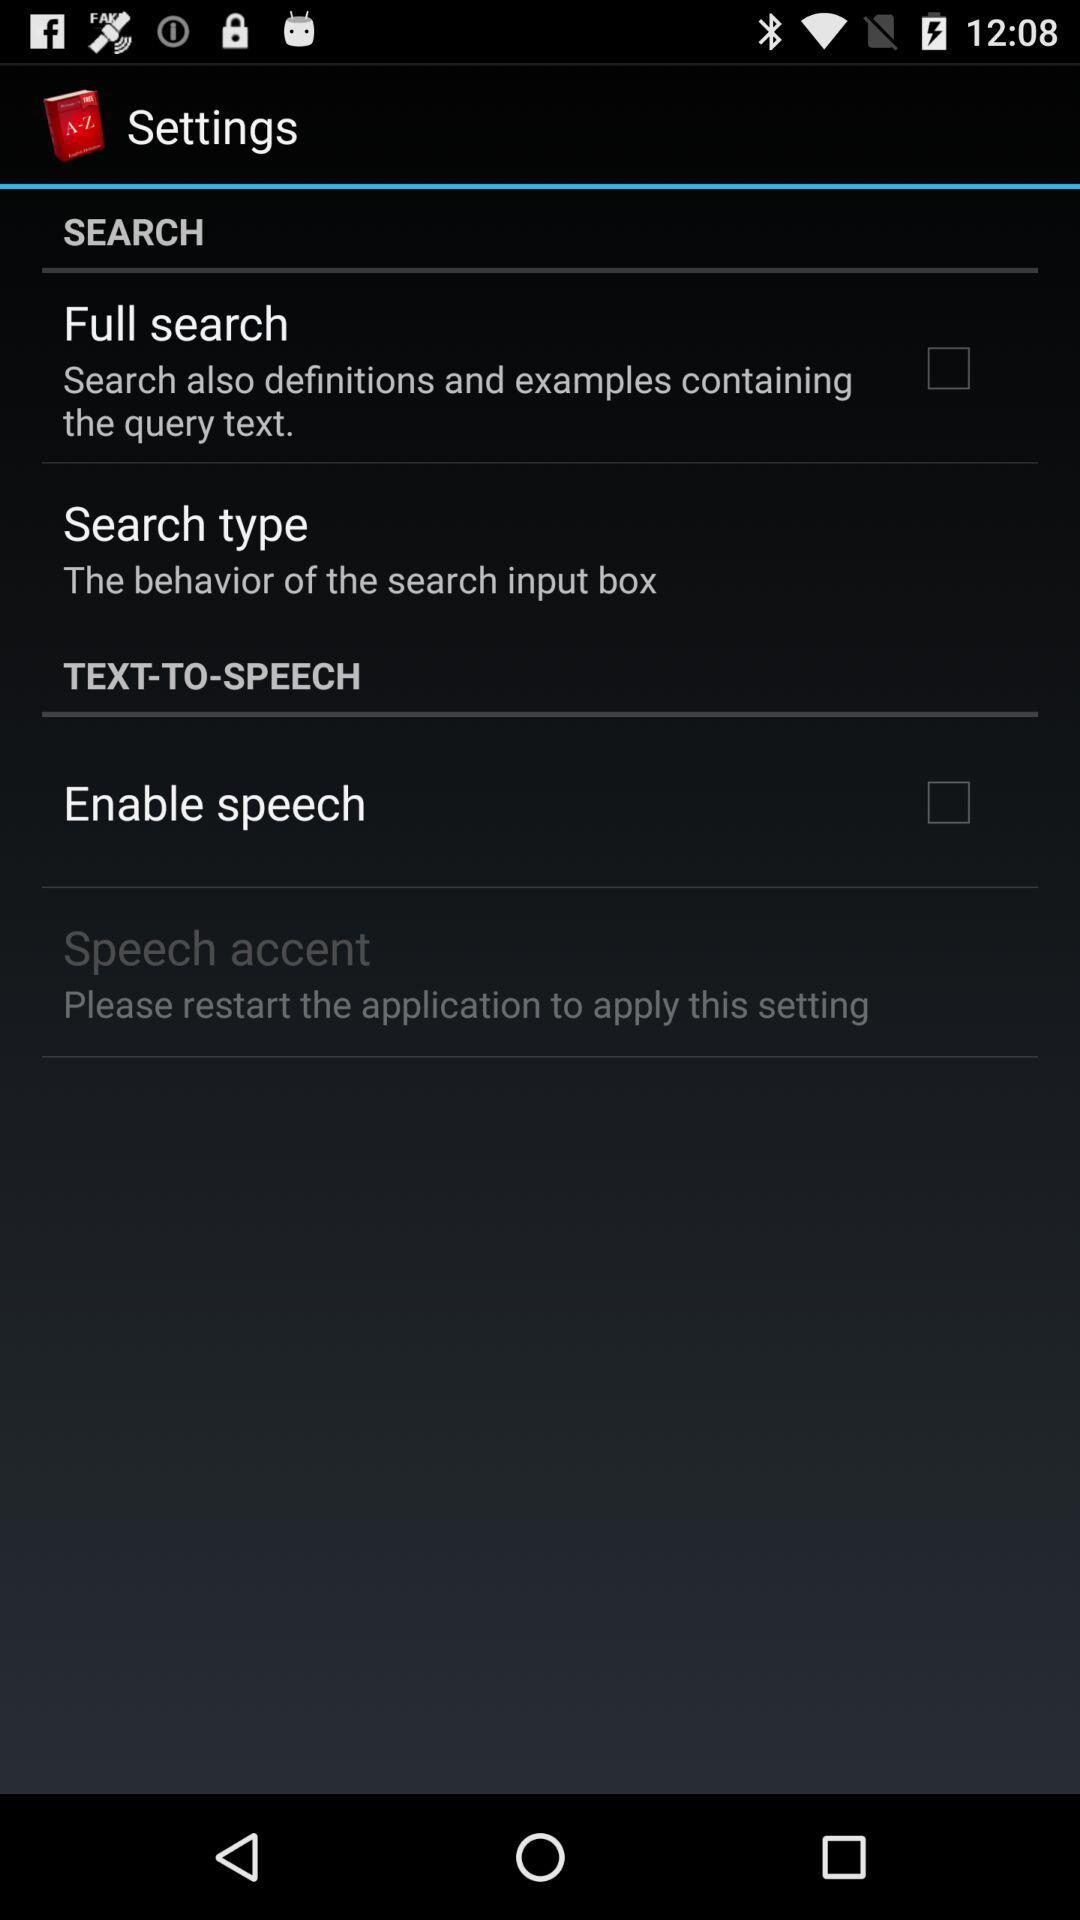 The image size is (1080, 1920). Describe the element at coordinates (540, 675) in the screenshot. I see `text-to-speech icon` at that location.